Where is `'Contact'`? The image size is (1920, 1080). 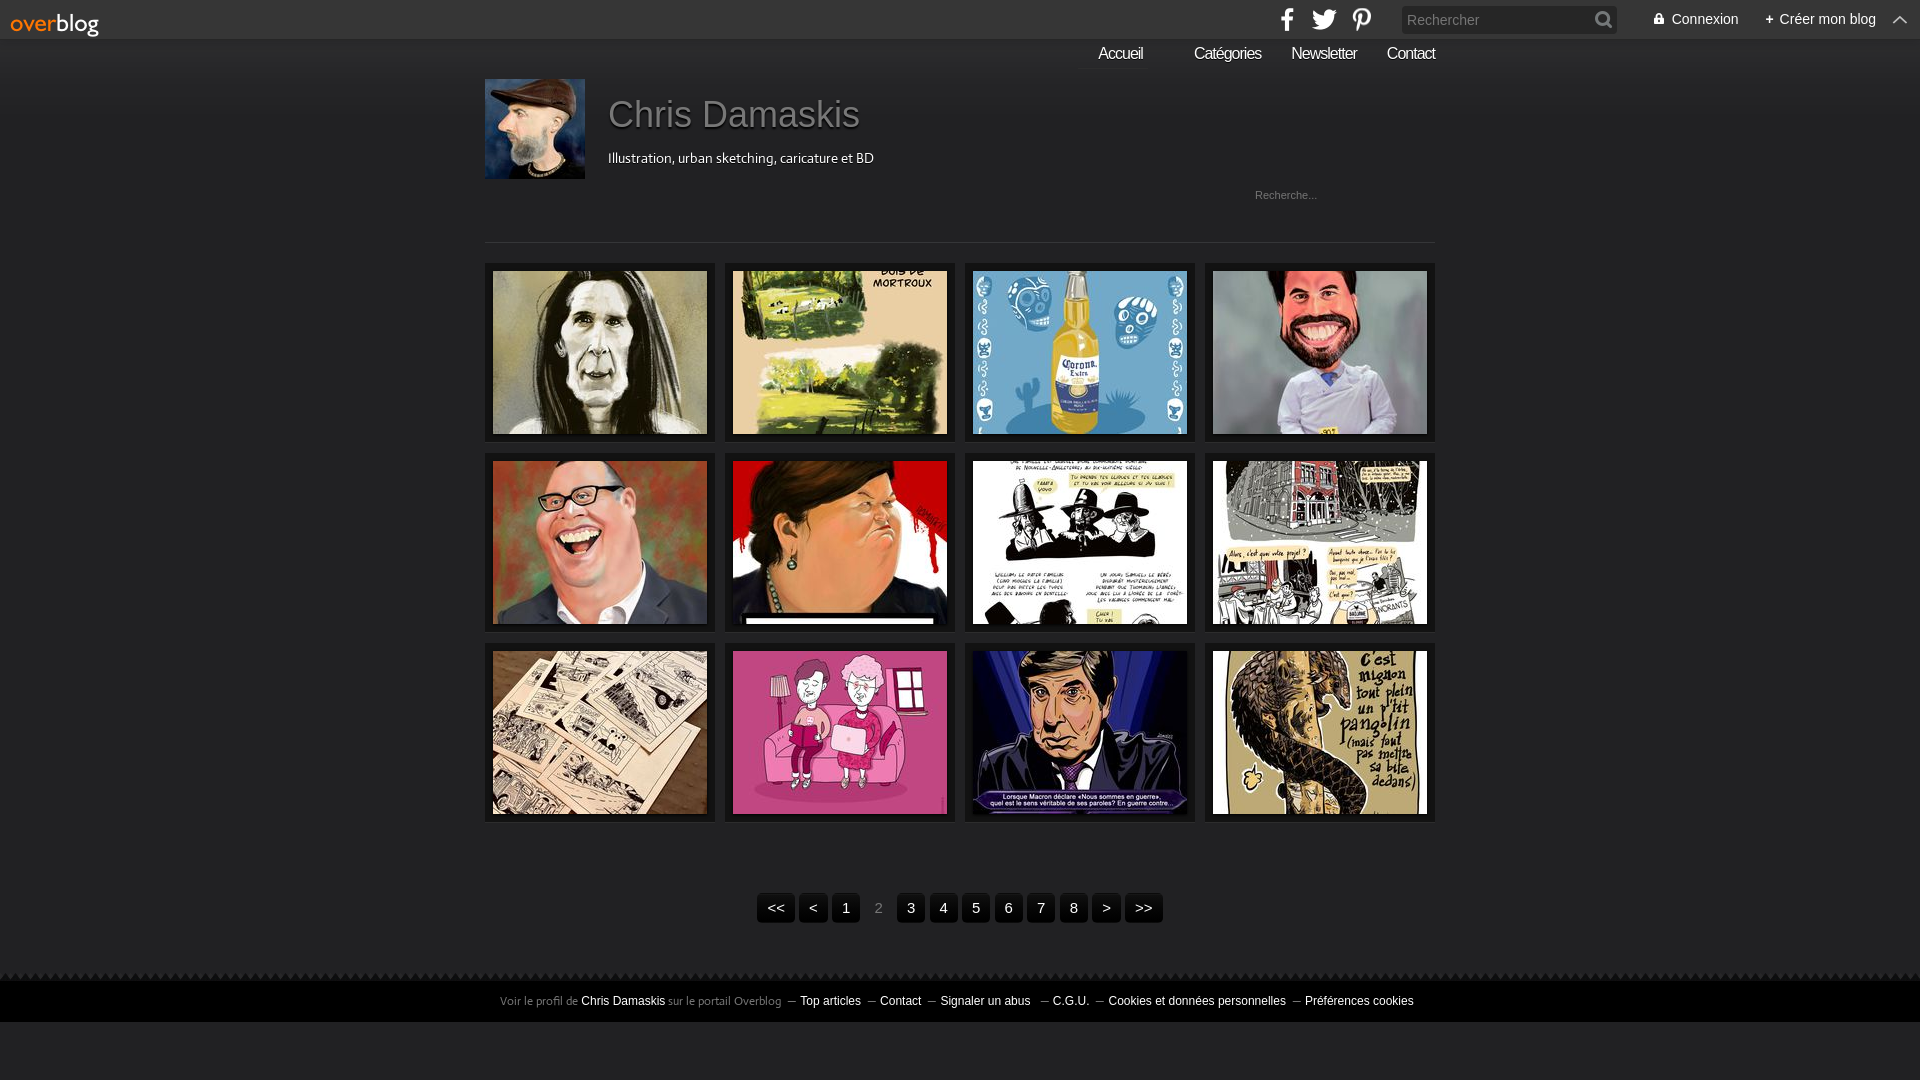
'Contact' is located at coordinates (899, 1001).